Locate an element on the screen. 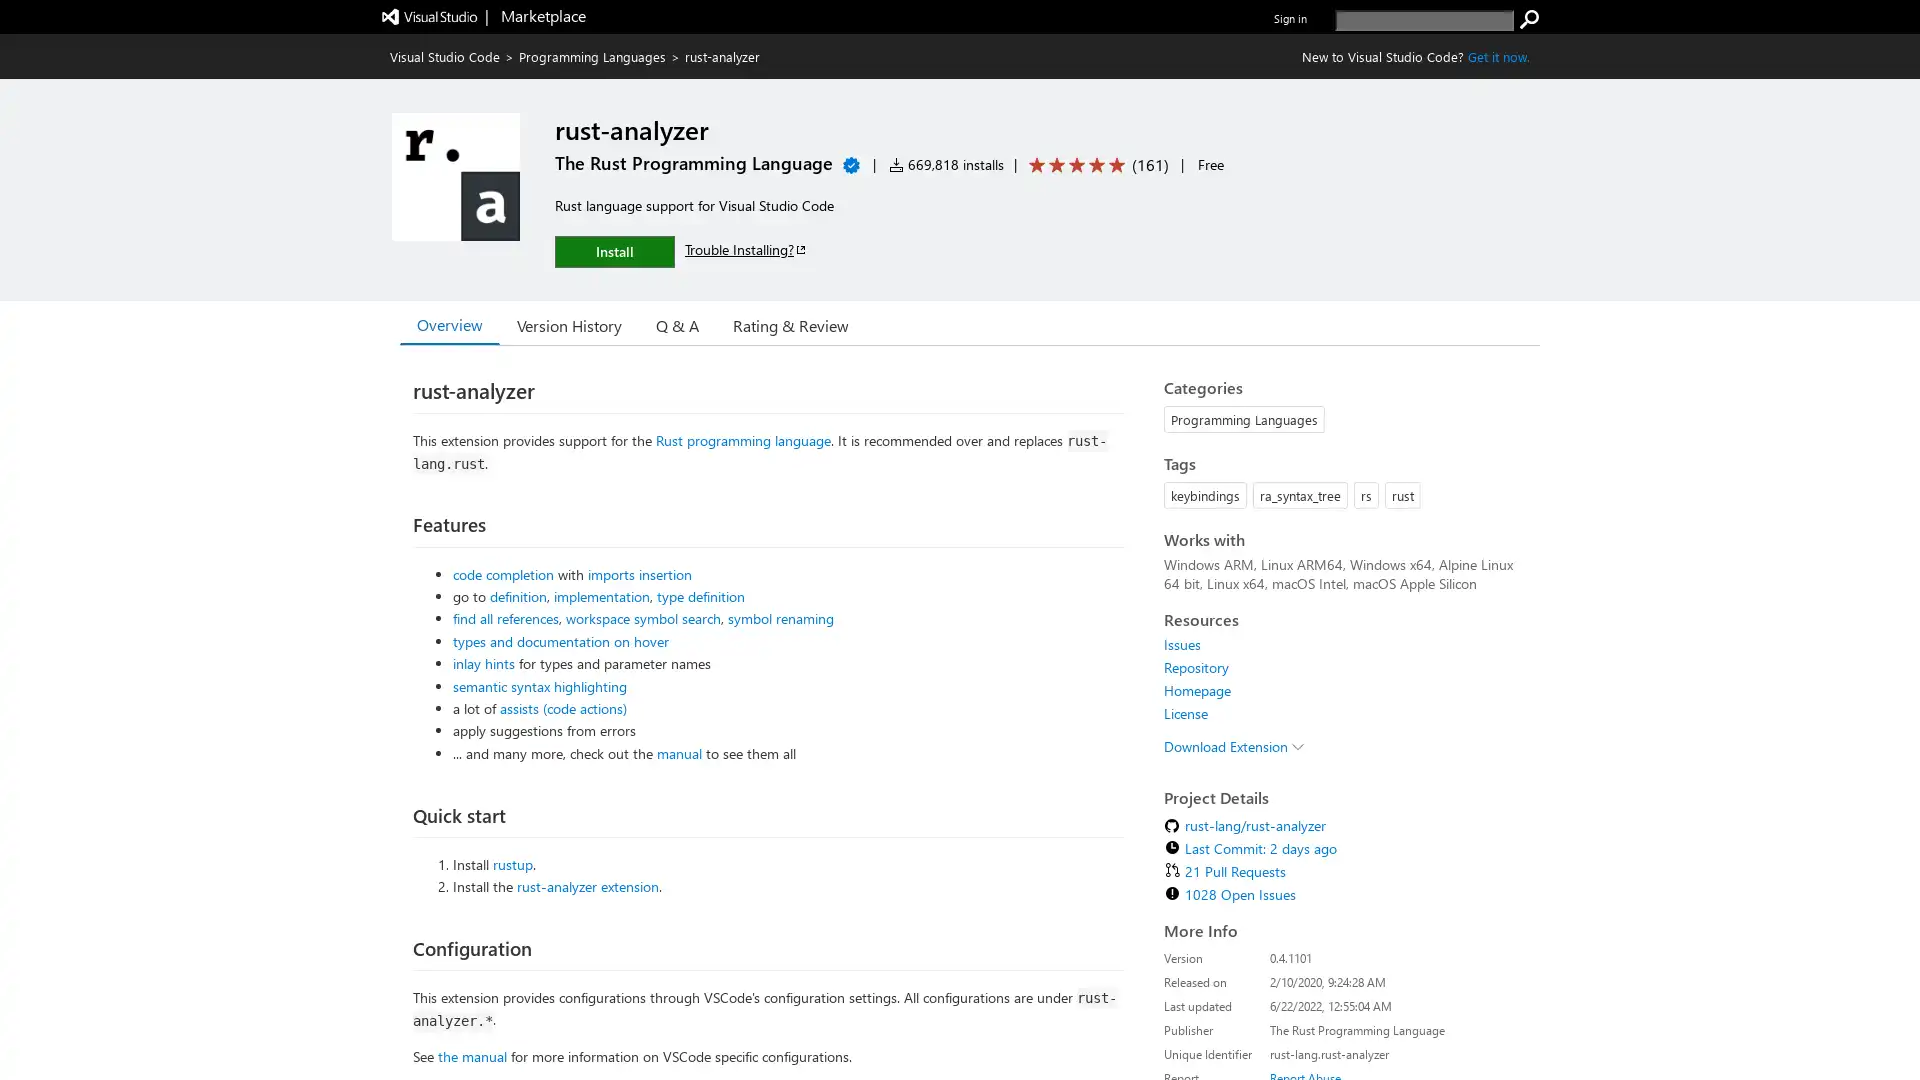 Image resolution: width=1920 pixels, height=1080 pixels. search is located at coordinates (1529, 19).